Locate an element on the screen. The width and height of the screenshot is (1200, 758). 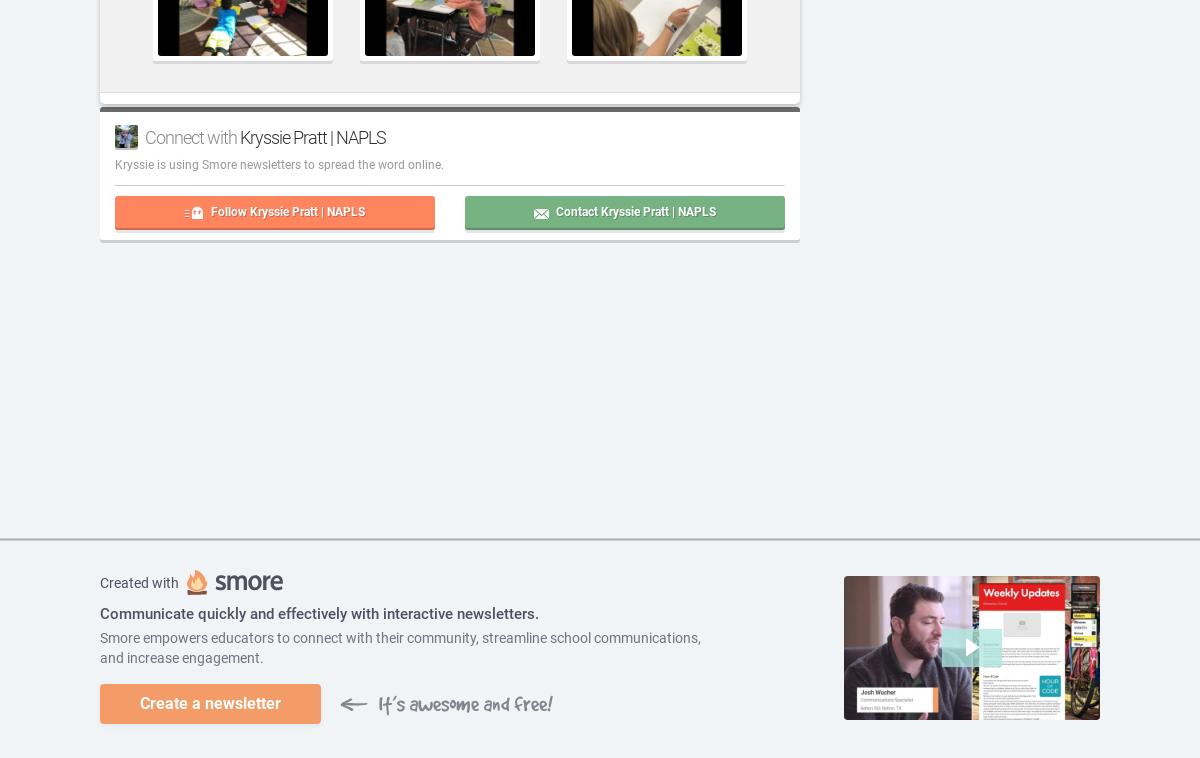
'is using Smore newsletters
                    to spread the word online.' is located at coordinates (298, 164).